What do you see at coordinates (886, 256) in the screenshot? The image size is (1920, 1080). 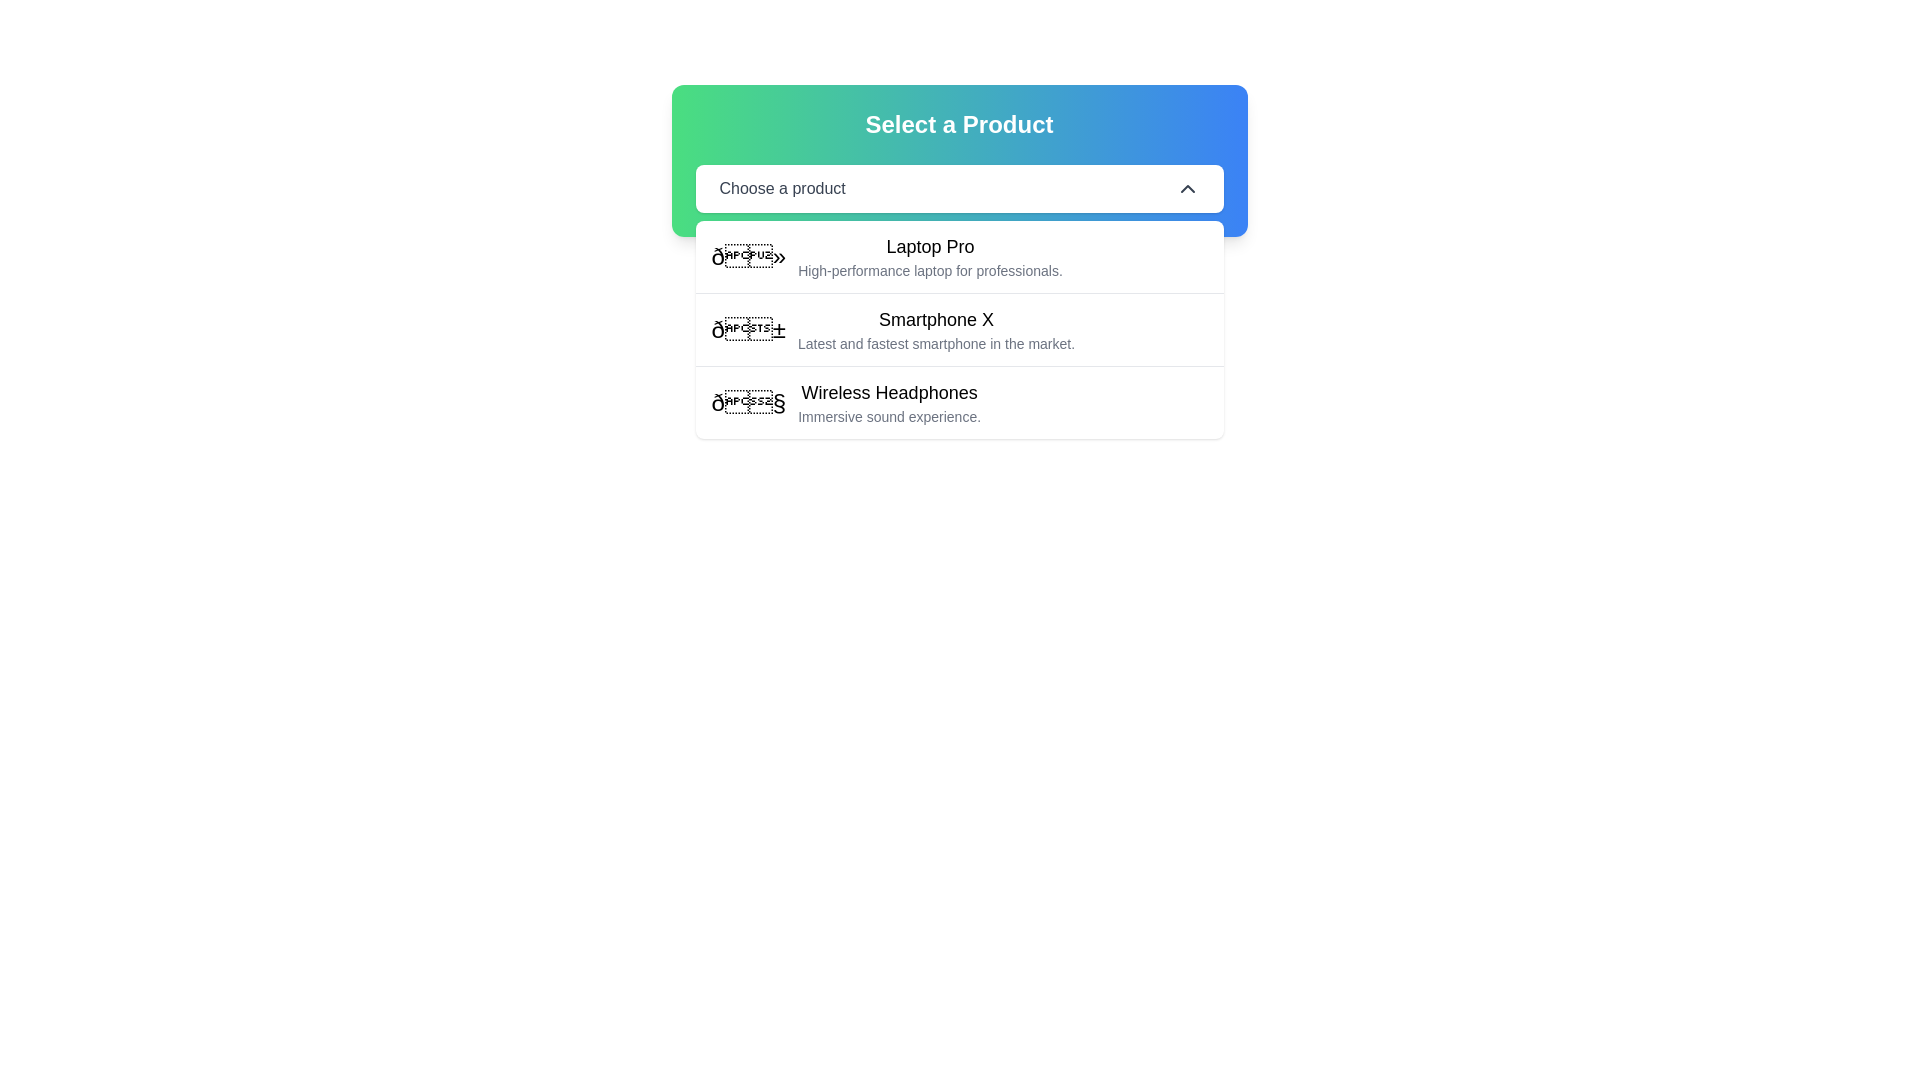 I see `the first product option 'Laptop Pro' in the dropdown menu` at bounding box center [886, 256].